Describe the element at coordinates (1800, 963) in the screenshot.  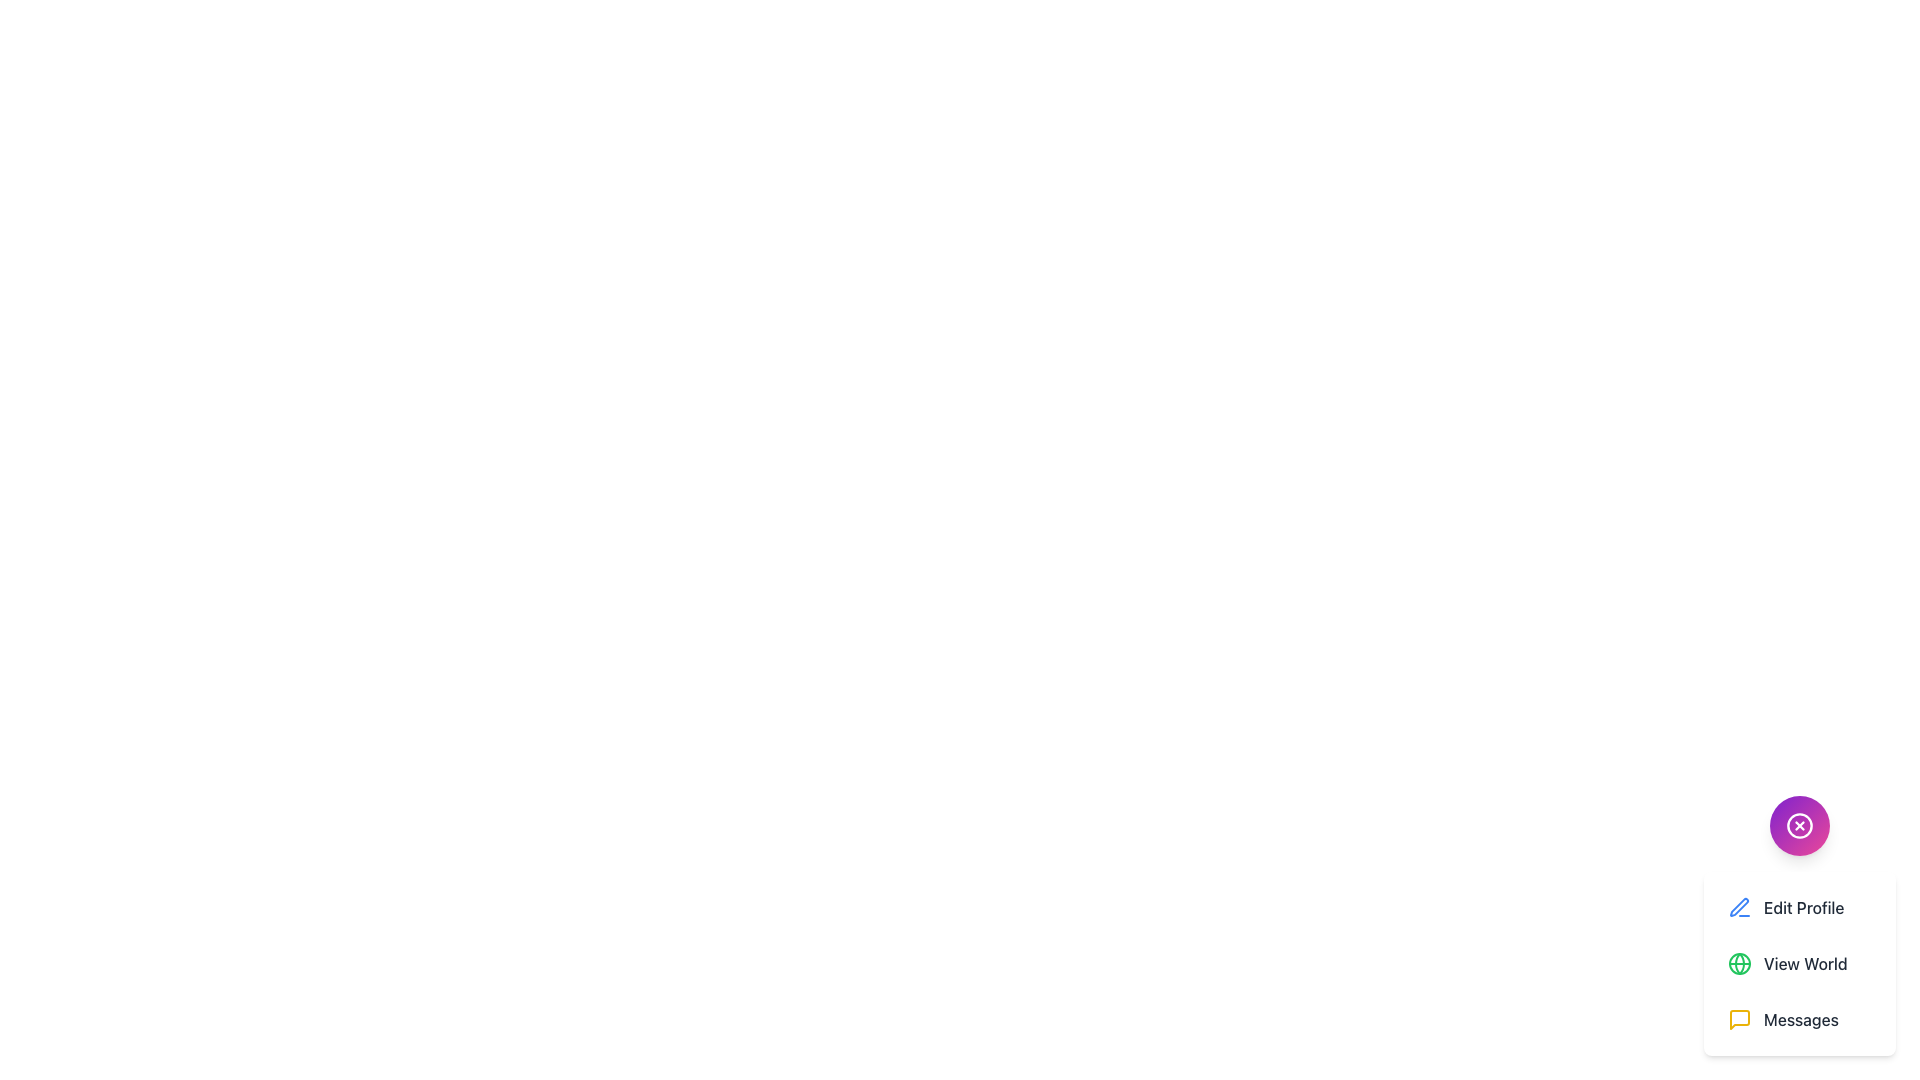
I see `the second button in the vertical list that routes users to a world viewing section, located towards the bottom-right corner of the interface` at that location.